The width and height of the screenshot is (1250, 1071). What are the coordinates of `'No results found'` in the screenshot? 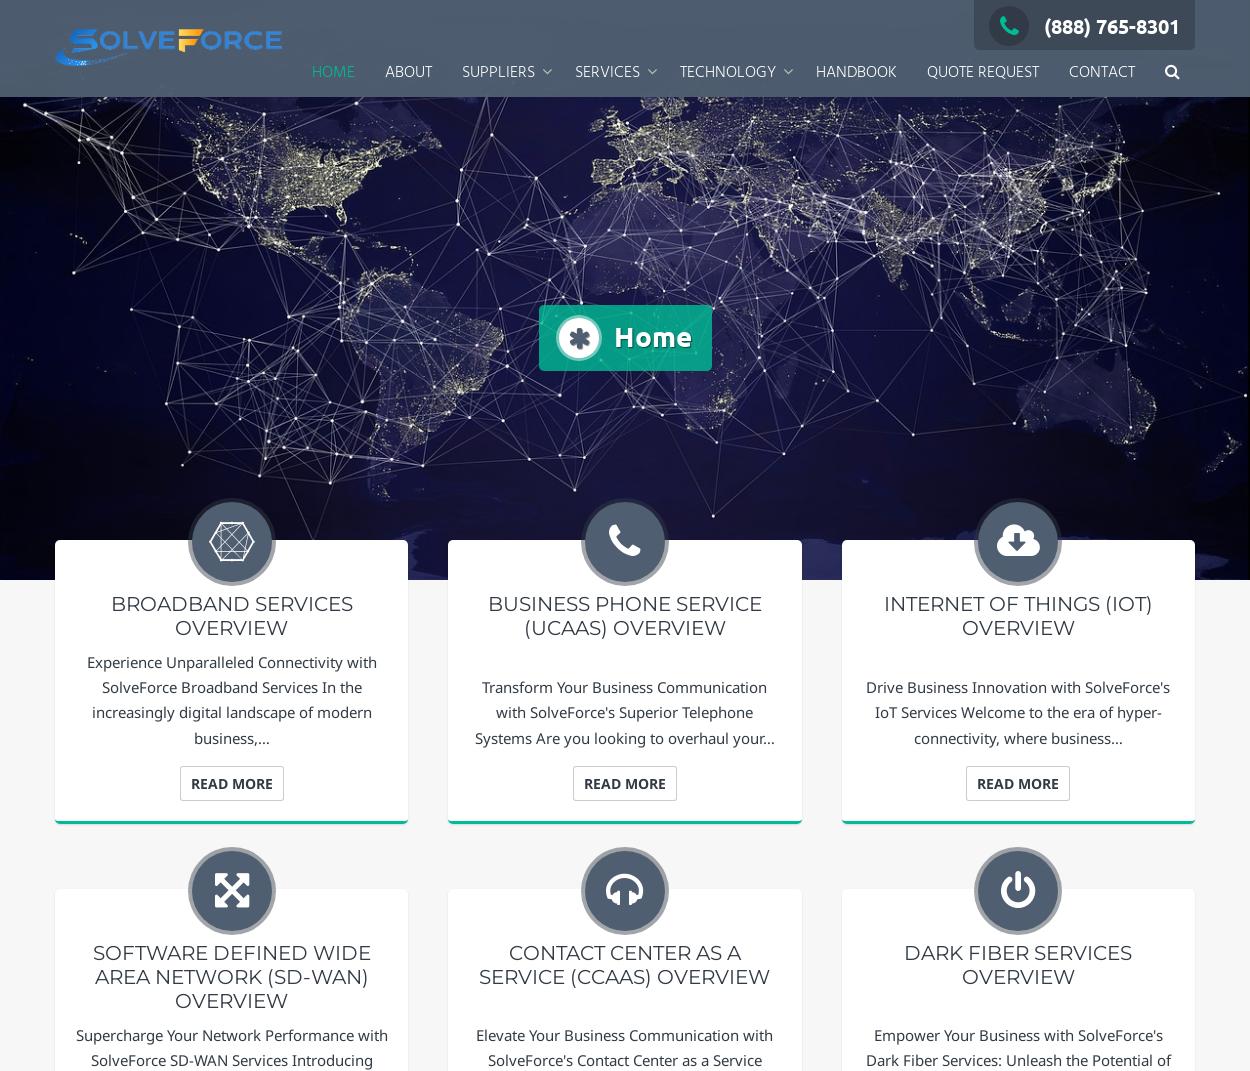 It's located at (201, 134).